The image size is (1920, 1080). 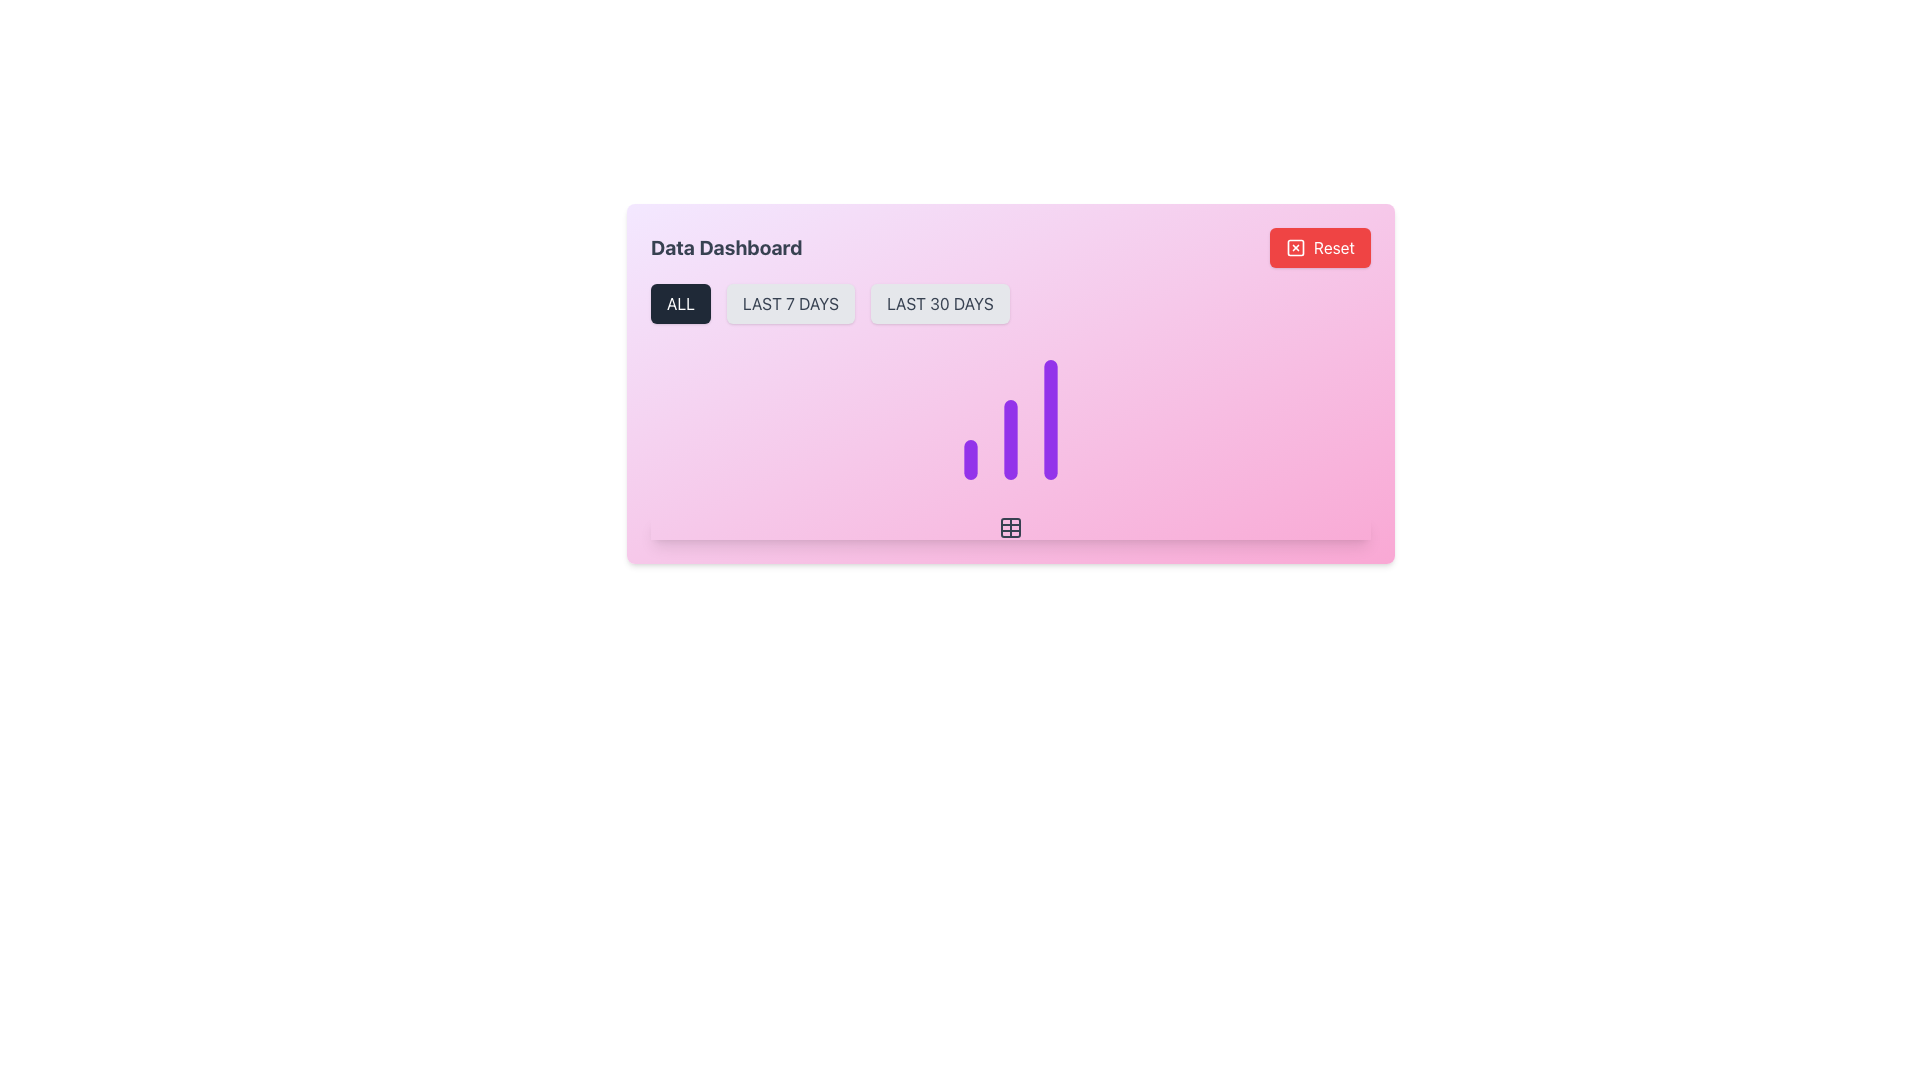 I want to click on the 'Reset' button located in the upper right corner of the widget, which features a white bold font on a red background and includes an icon (a square with an 'X'), so click(x=1334, y=246).